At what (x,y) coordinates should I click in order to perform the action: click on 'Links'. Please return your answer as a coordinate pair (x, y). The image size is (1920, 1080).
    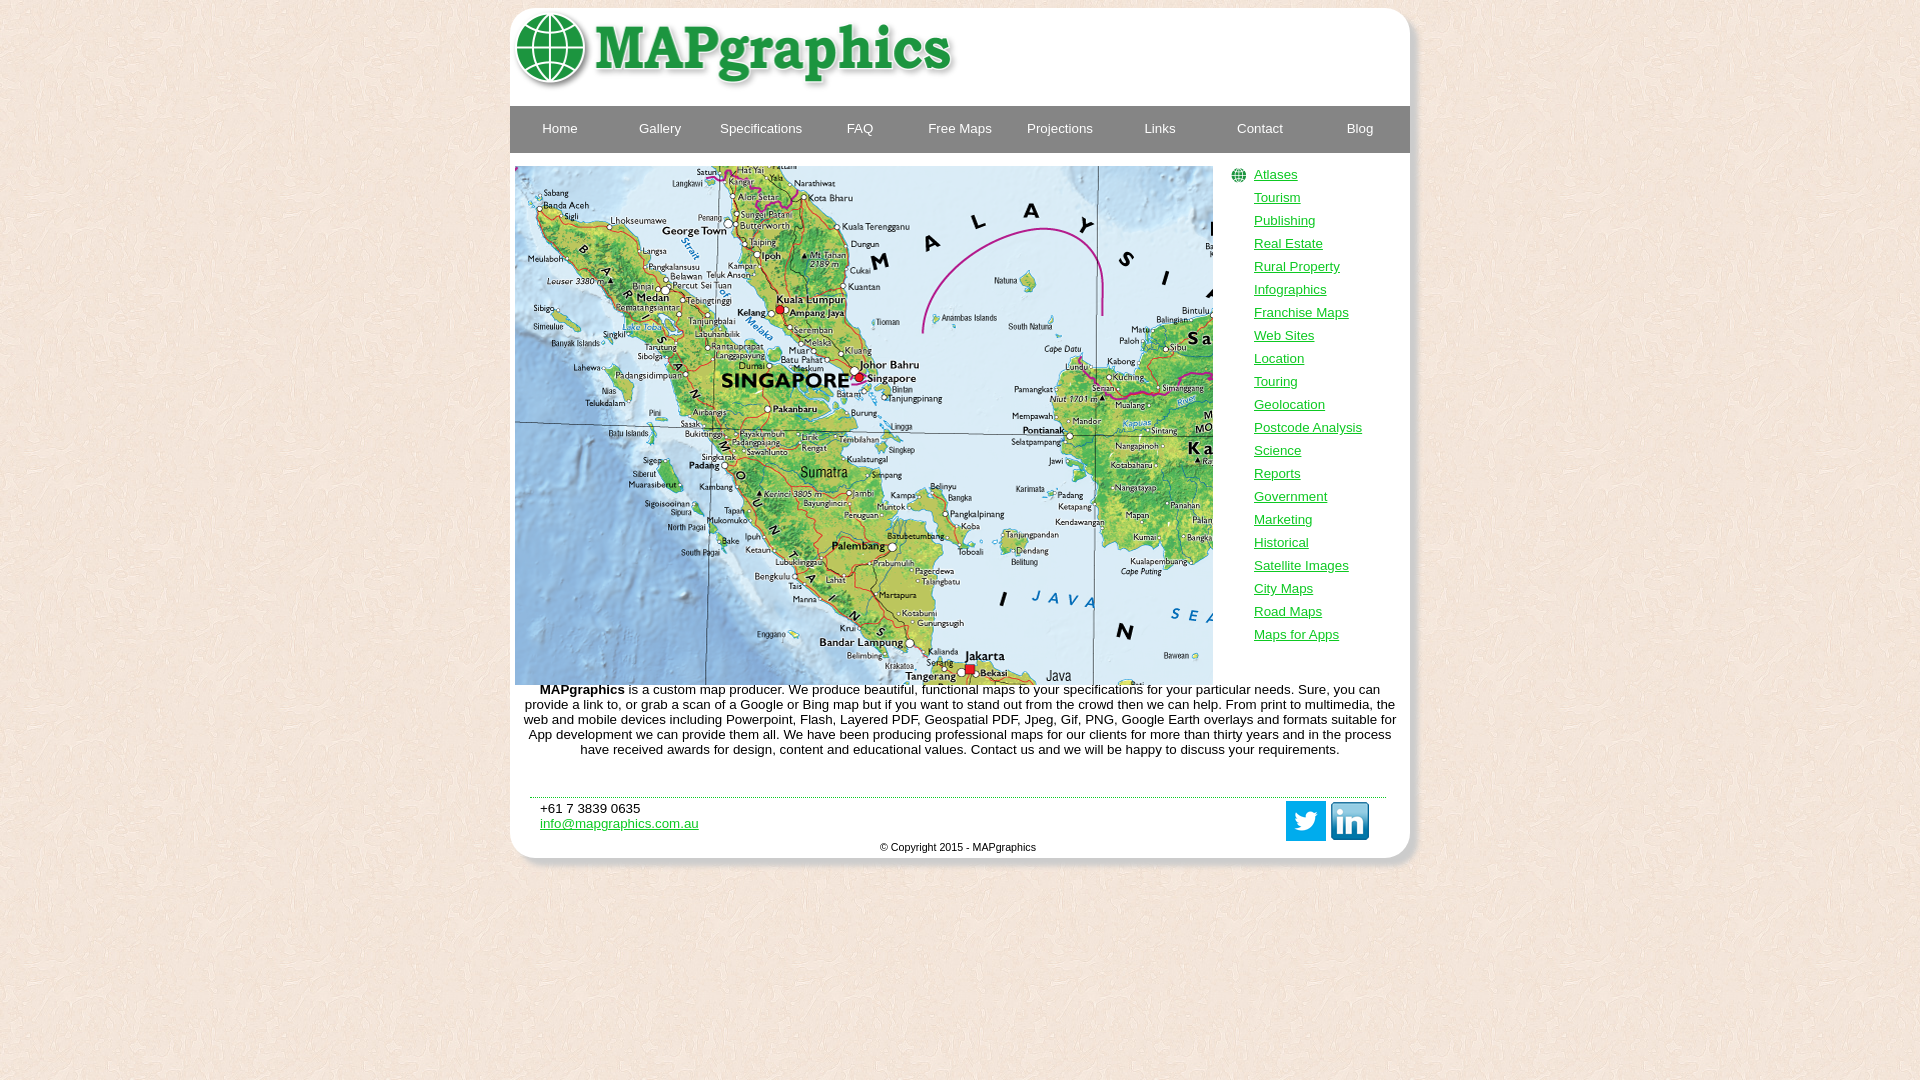
    Looking at the image, I should click on (1160, 129).